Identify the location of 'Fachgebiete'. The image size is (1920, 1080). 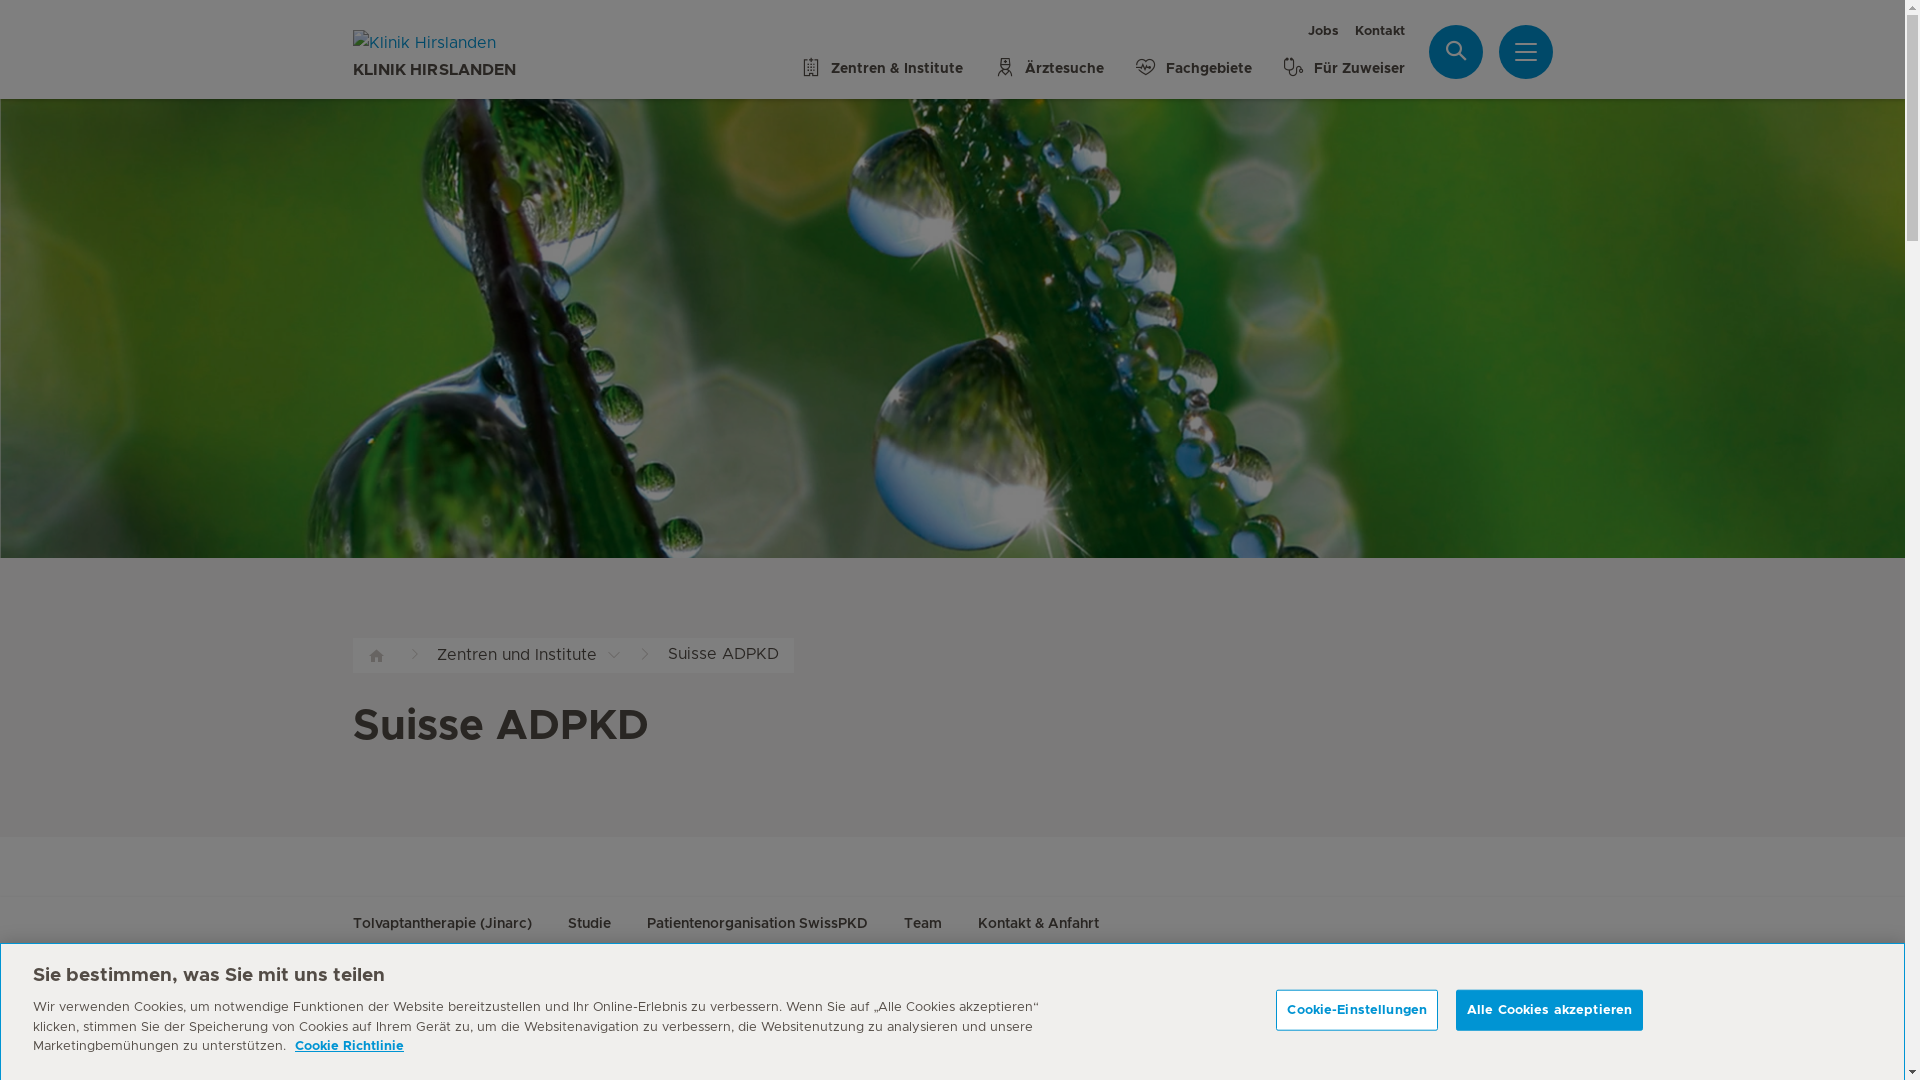
(1193, 60).